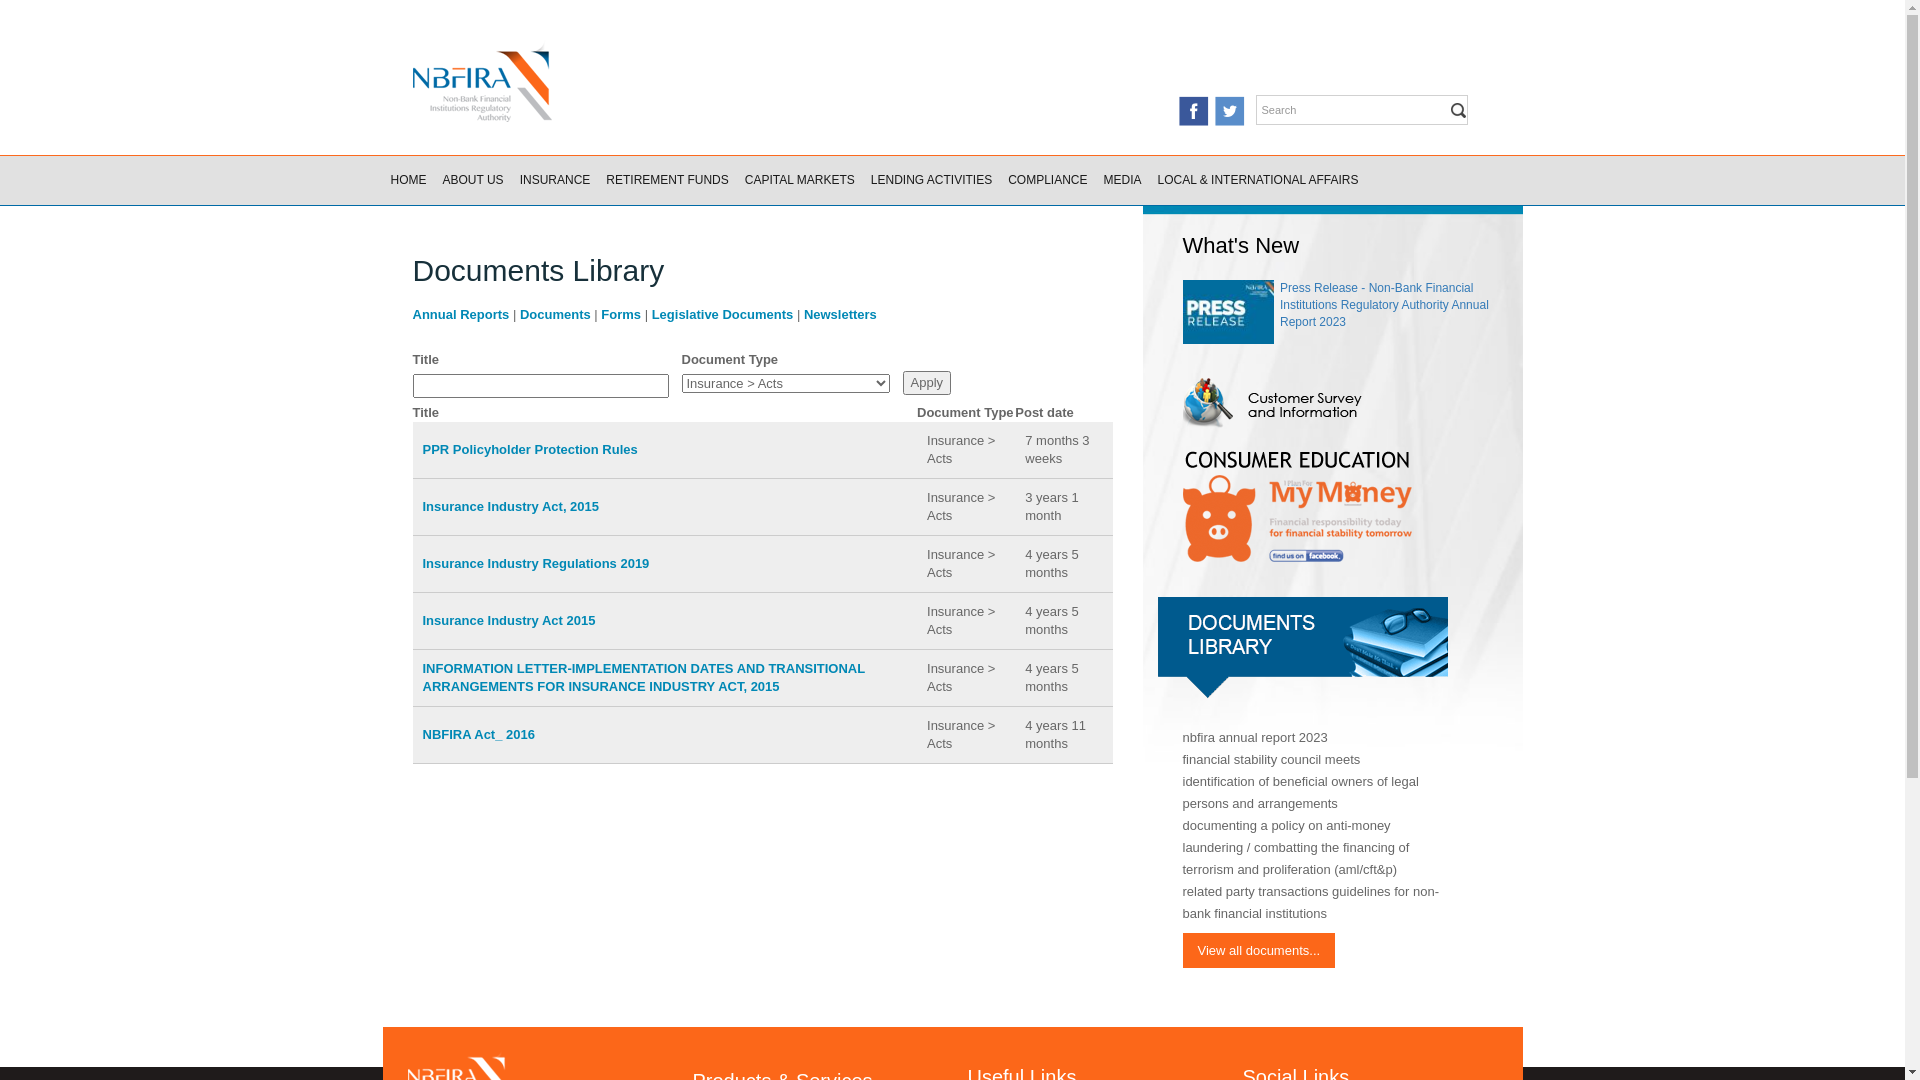  What do you see at coordinates (508, 619) in the screenshot?
I see `'Insurance Industry Act 2015'` at bounding box center [508, 619].